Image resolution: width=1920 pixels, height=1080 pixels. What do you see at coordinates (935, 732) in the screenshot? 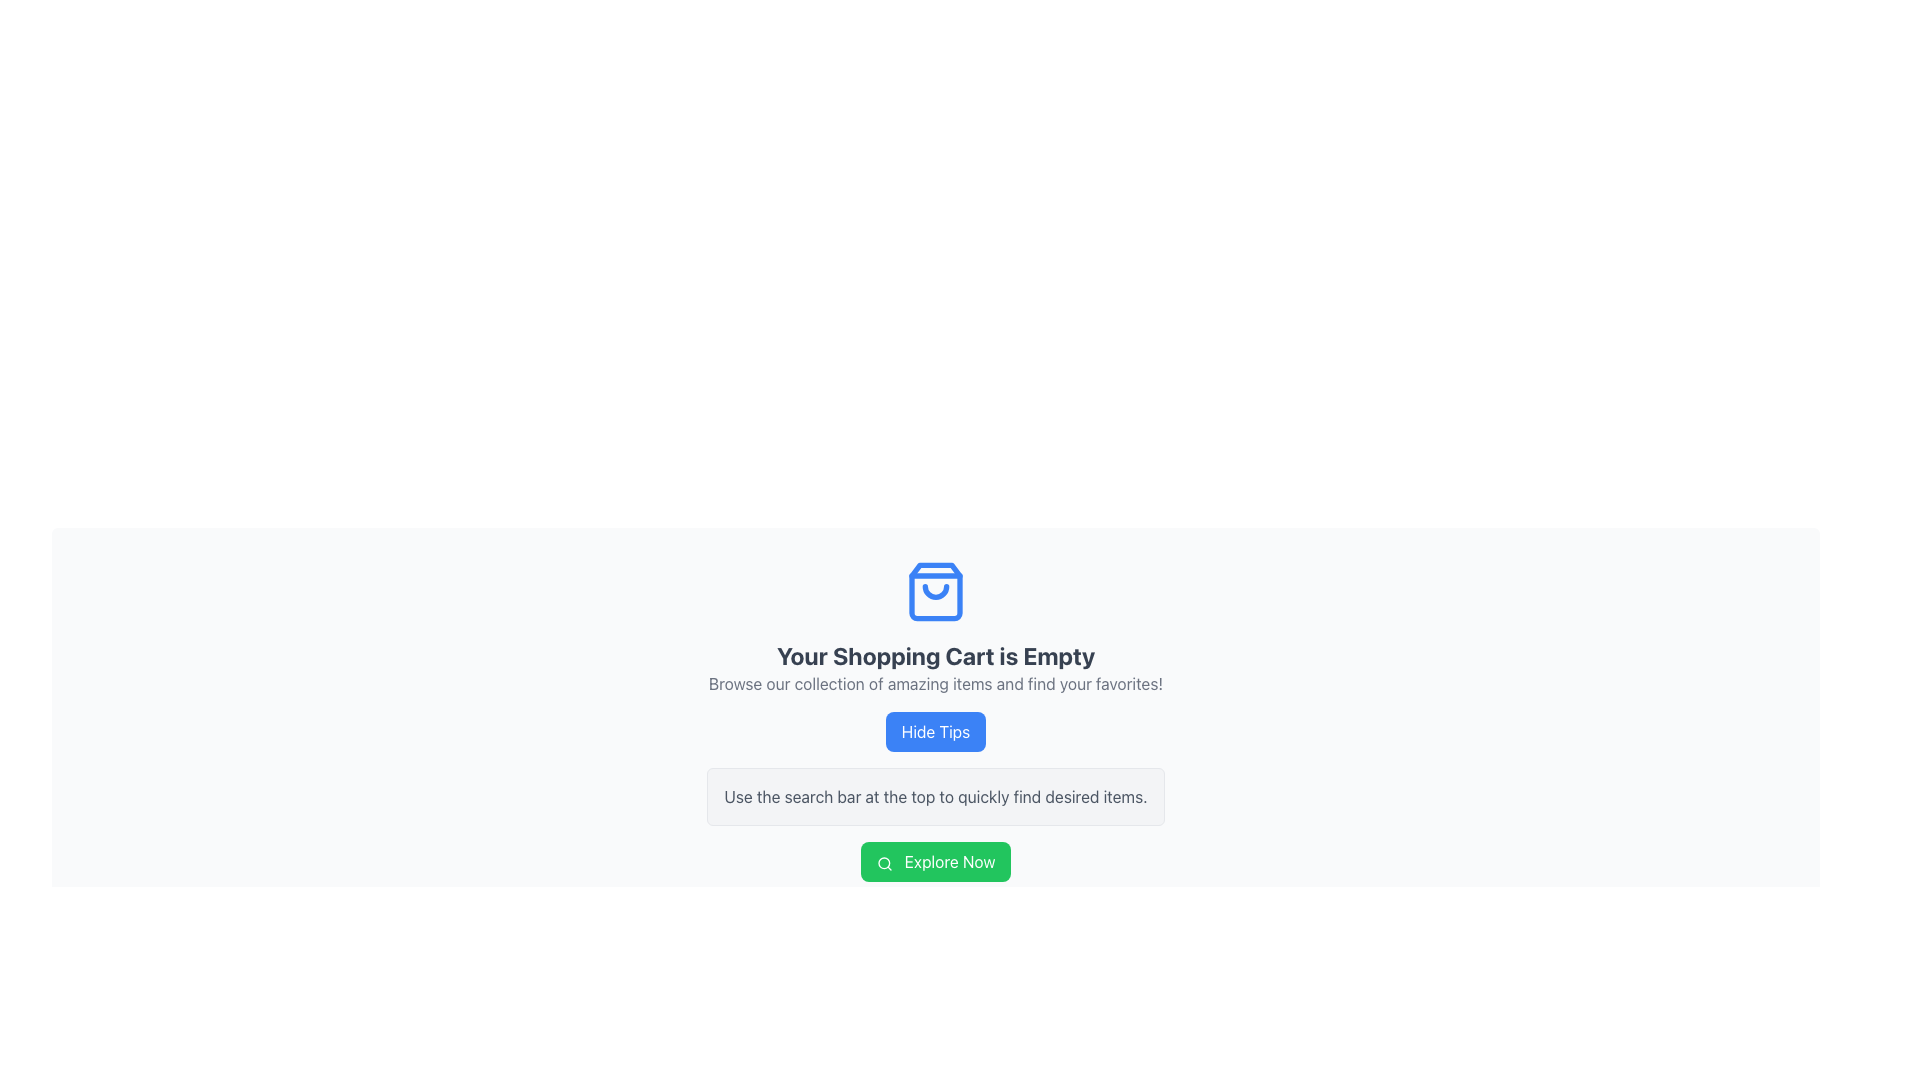
I see `the button that hides the tips section, which is located below the text 'Browse our collection of amazing items and above 'Use the search bar at the top to quickly find desired items.'` at bounding box center [935, 732].